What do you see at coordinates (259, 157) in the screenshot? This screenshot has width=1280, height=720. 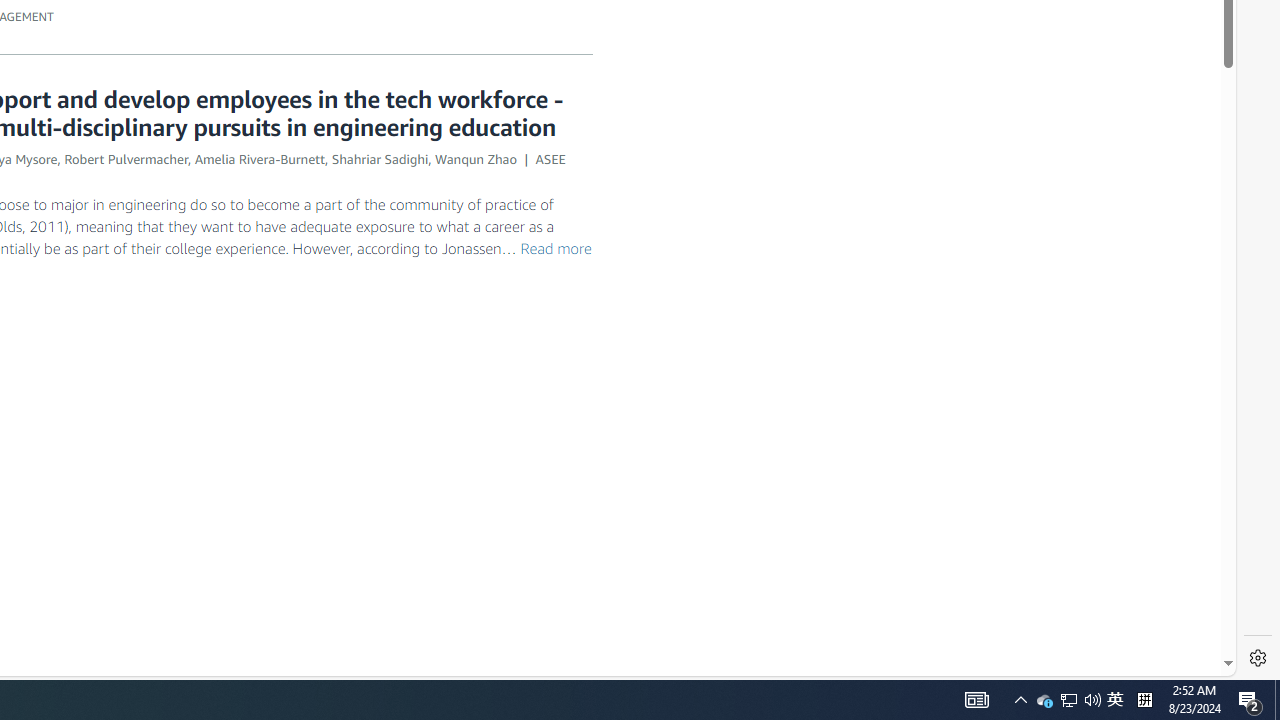 I see `'Amelia Rivera-Burnett'` at bounding box center [259, 157].